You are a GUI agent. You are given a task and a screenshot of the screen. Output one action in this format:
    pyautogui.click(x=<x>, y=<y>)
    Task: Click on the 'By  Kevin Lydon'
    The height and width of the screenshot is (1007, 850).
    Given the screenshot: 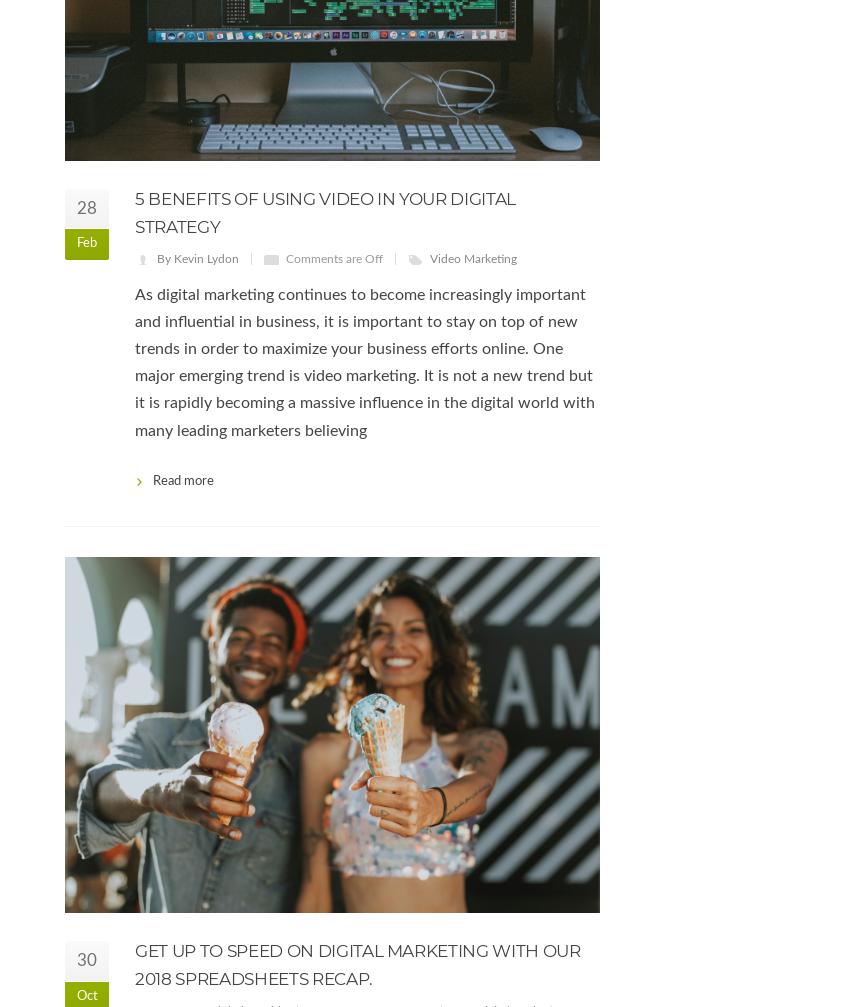 What is the action you would take?
    pyautogui.click(x=156, y=257)
    